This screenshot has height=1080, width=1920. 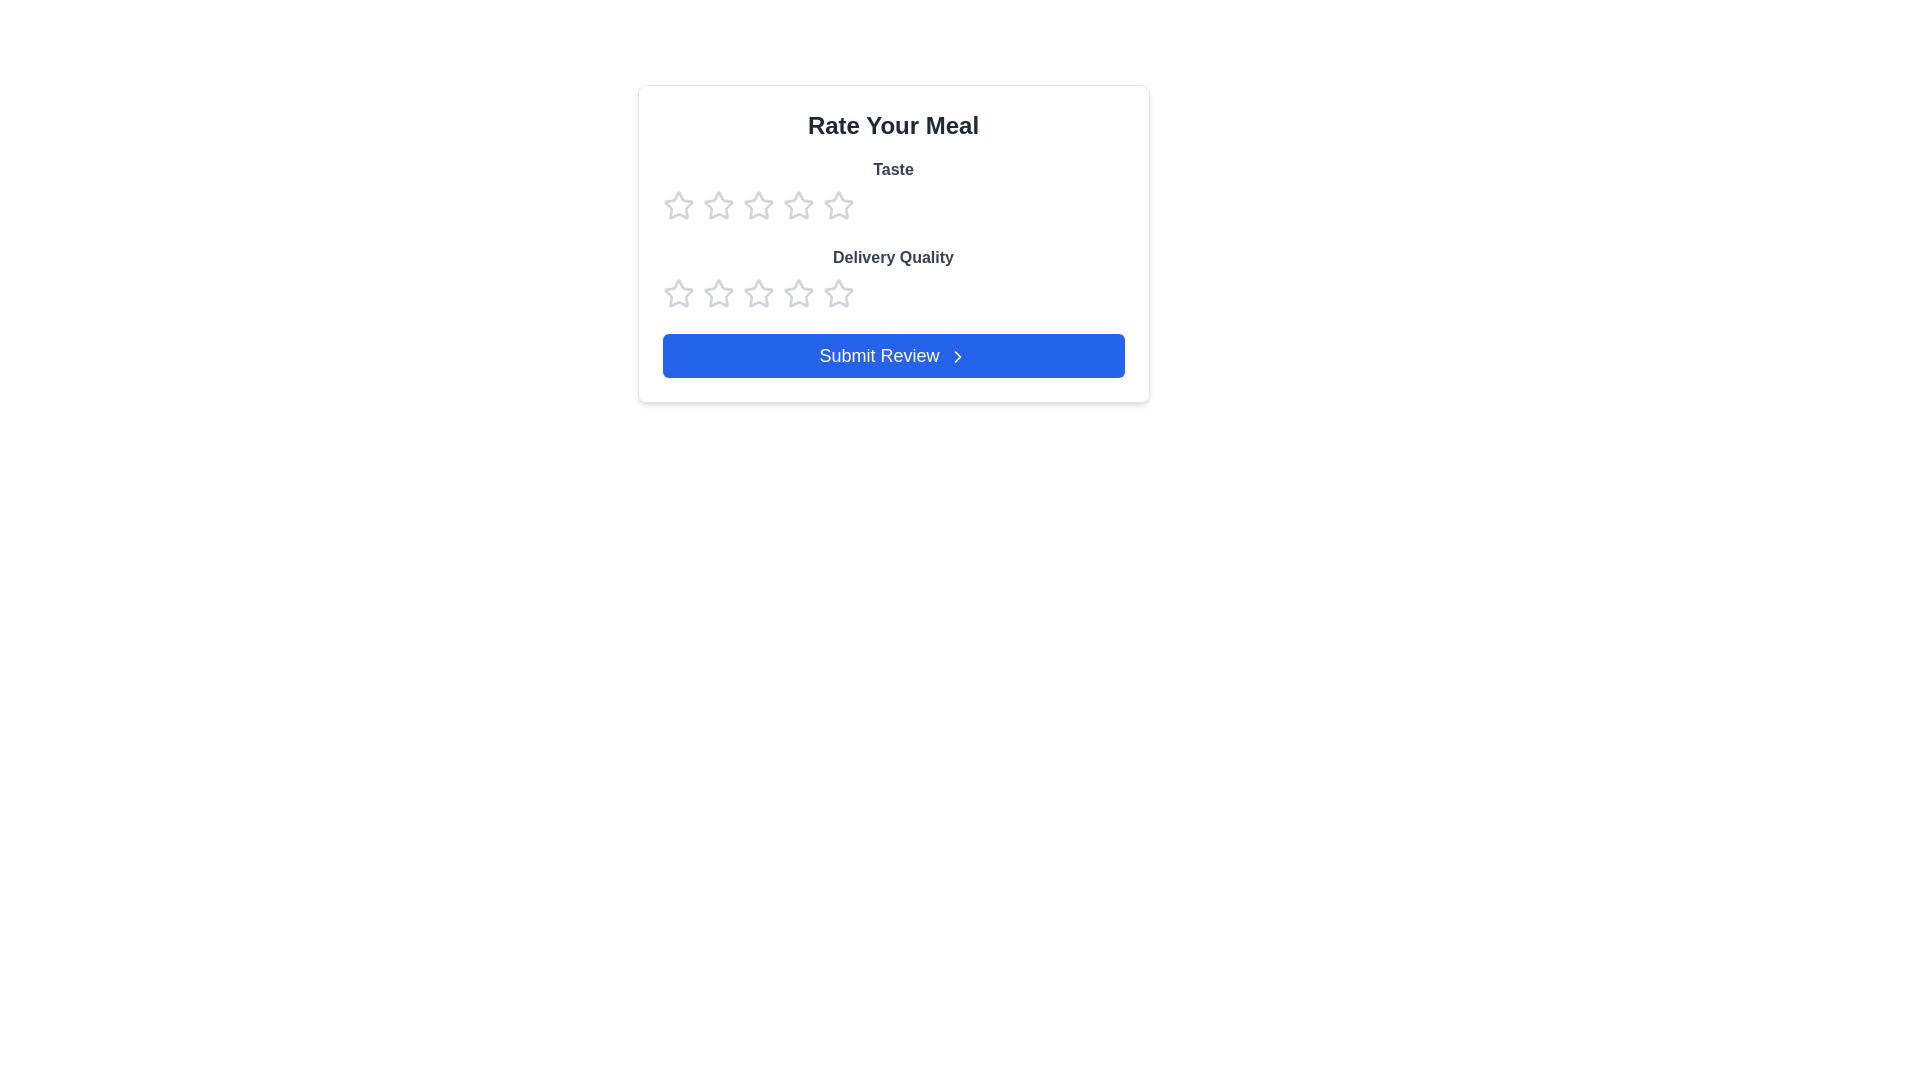 What do you see at coordinates (757, 293) in the screenshot?
I see `the fourth star icon in the 'Delivery Quality' section` at bounding box center [757, 293].